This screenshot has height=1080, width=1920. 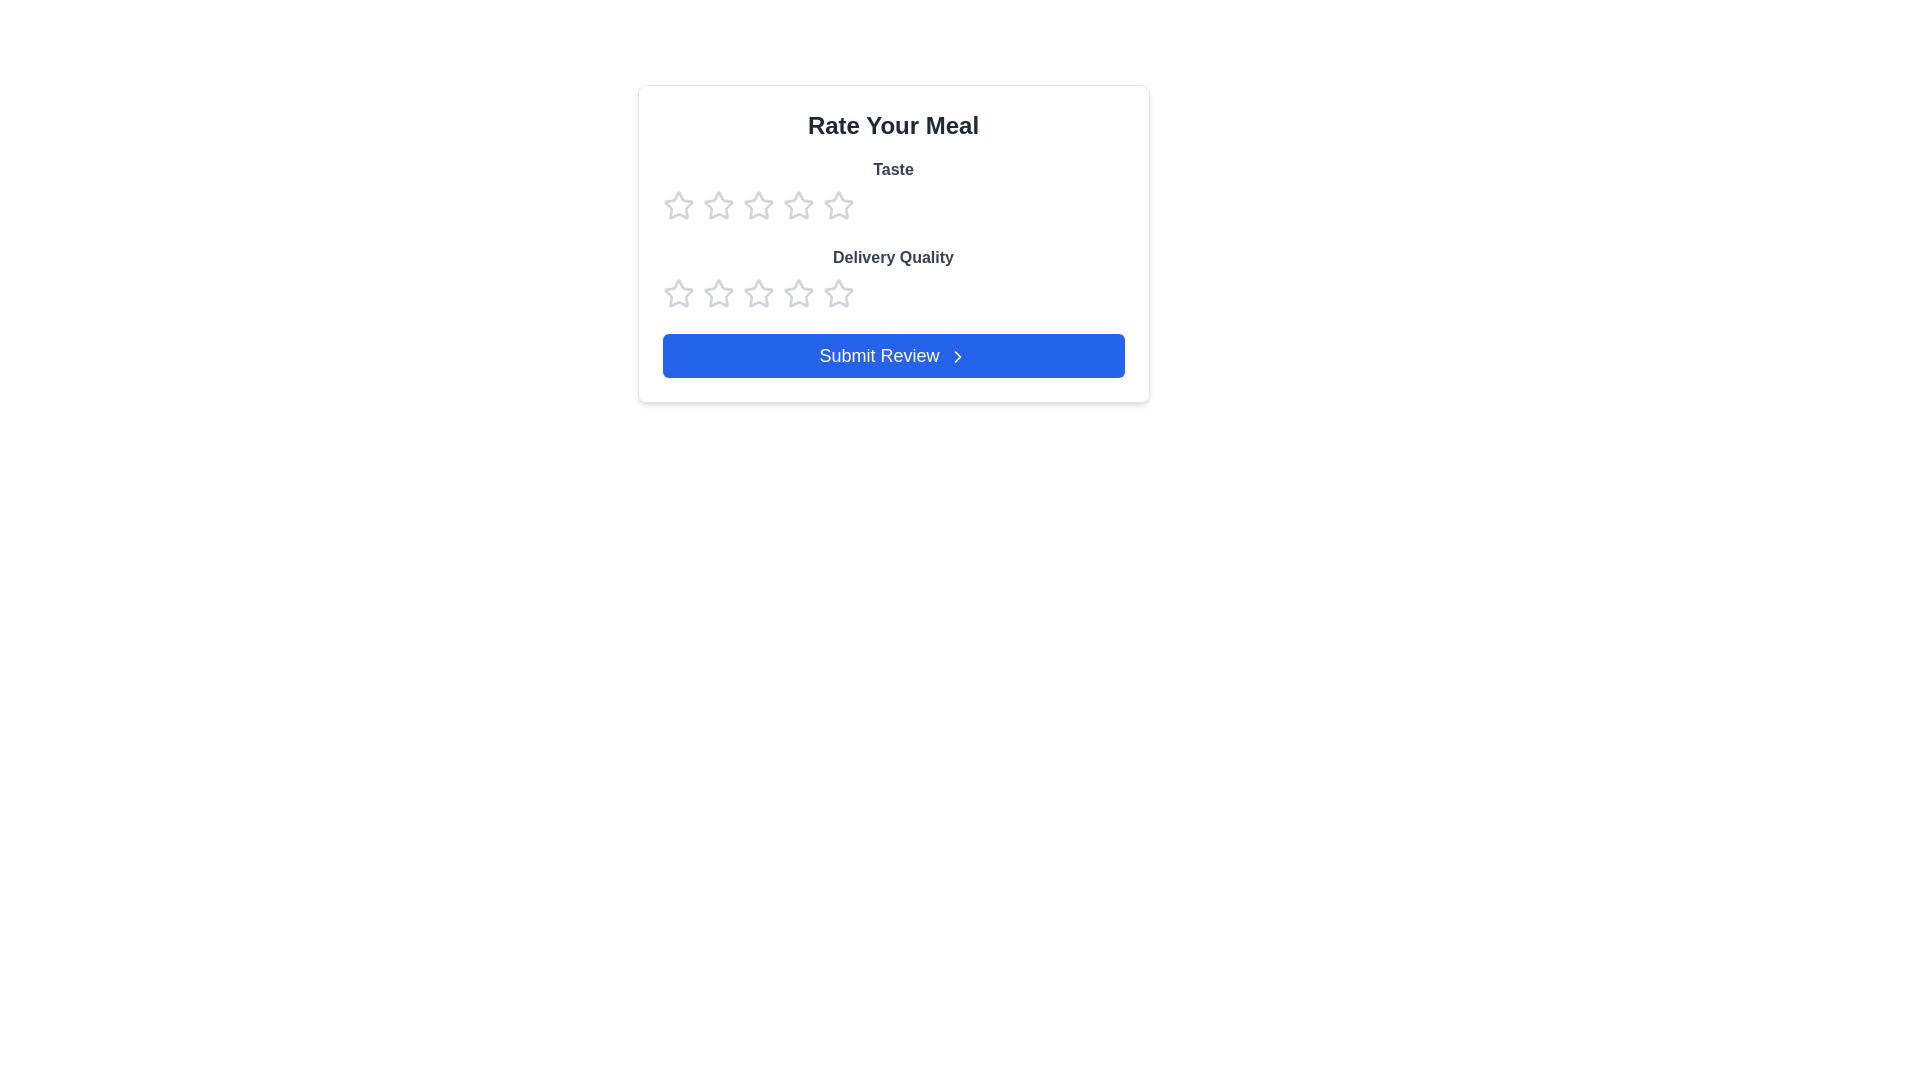 What do you see at coordinates (757, 293) in the screenshot?
I see `the fourth star icon in the 'Delivery Quality' section` at bounding box center [757, 293].